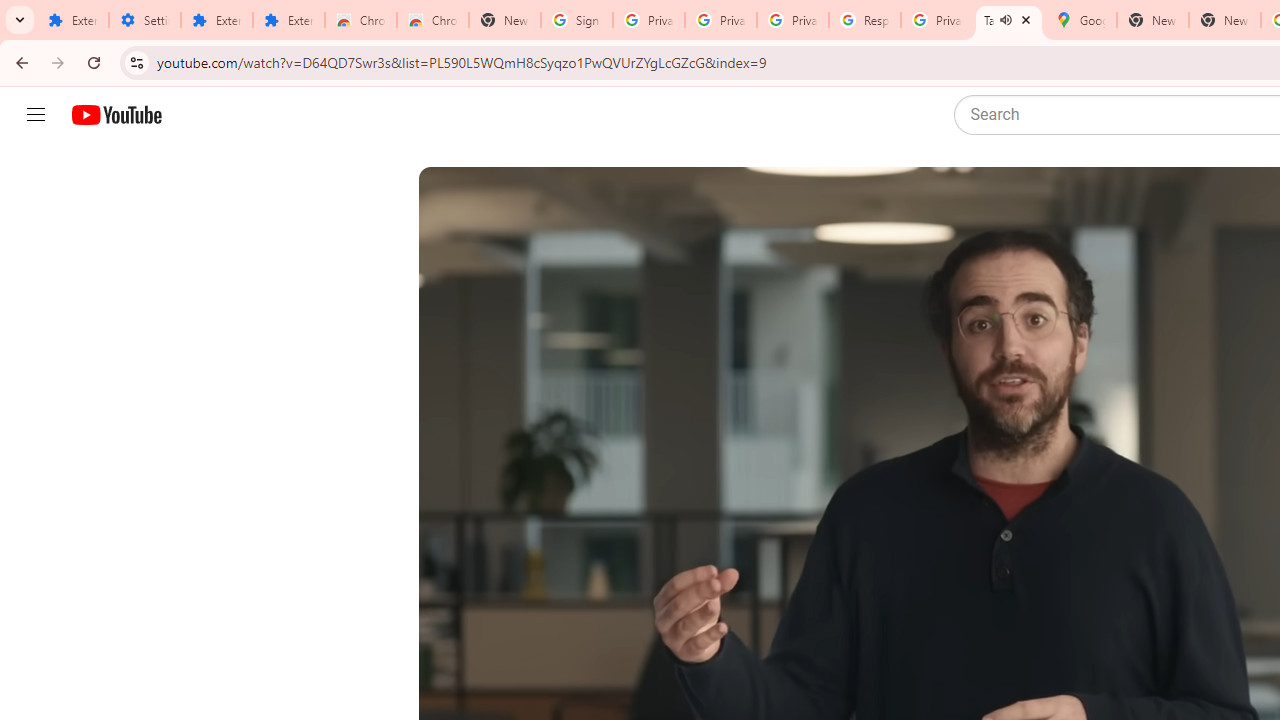  Describe the element at coordinates (360, 20) in the screenshot. I see `'Chrome Web Store'` at that location.